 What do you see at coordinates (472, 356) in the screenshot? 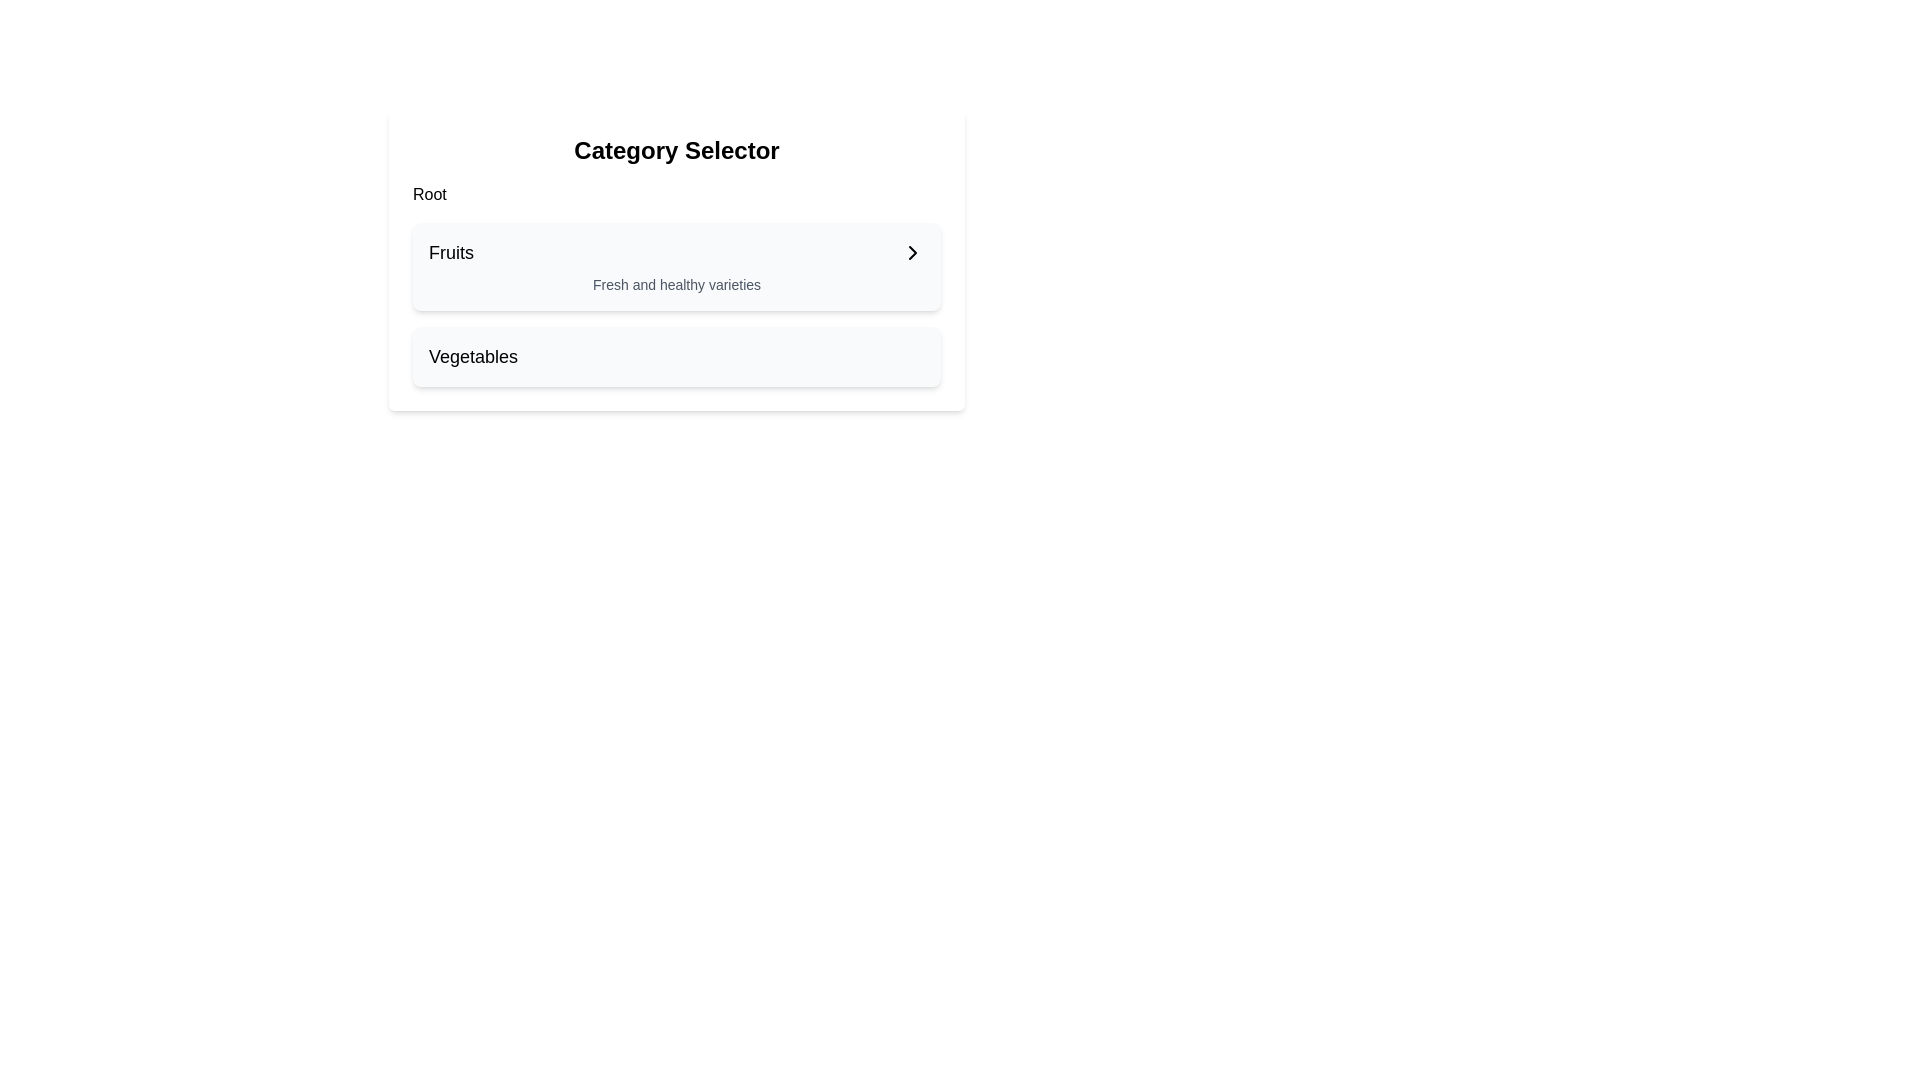
I see `the 'Vegetables' text label located under the 'Fruits' header` at bounding box center [472, 356].